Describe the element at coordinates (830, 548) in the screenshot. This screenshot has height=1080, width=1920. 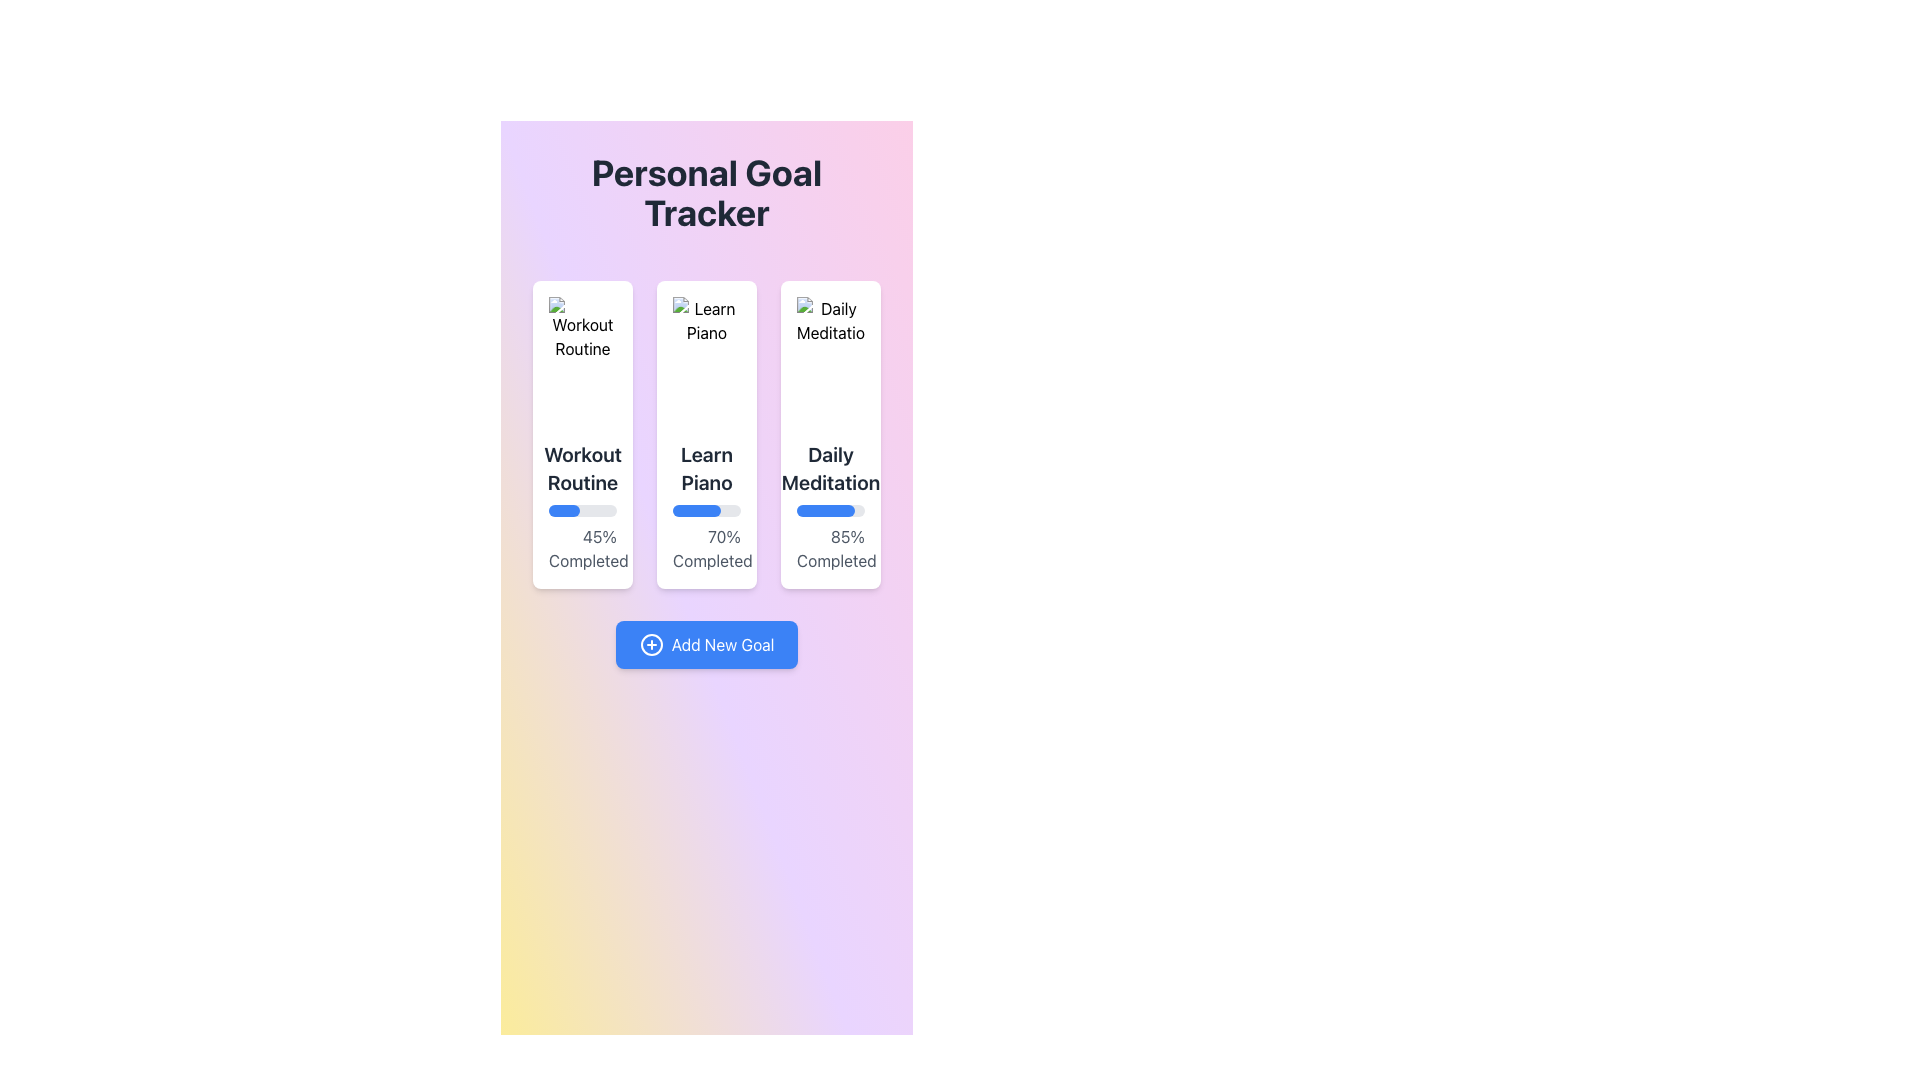
I see `the informational label indicating the completion percentage ('85%') of the 'Daily Meditation' goal, located at the bottom of the Daily Meditation card` at that location.